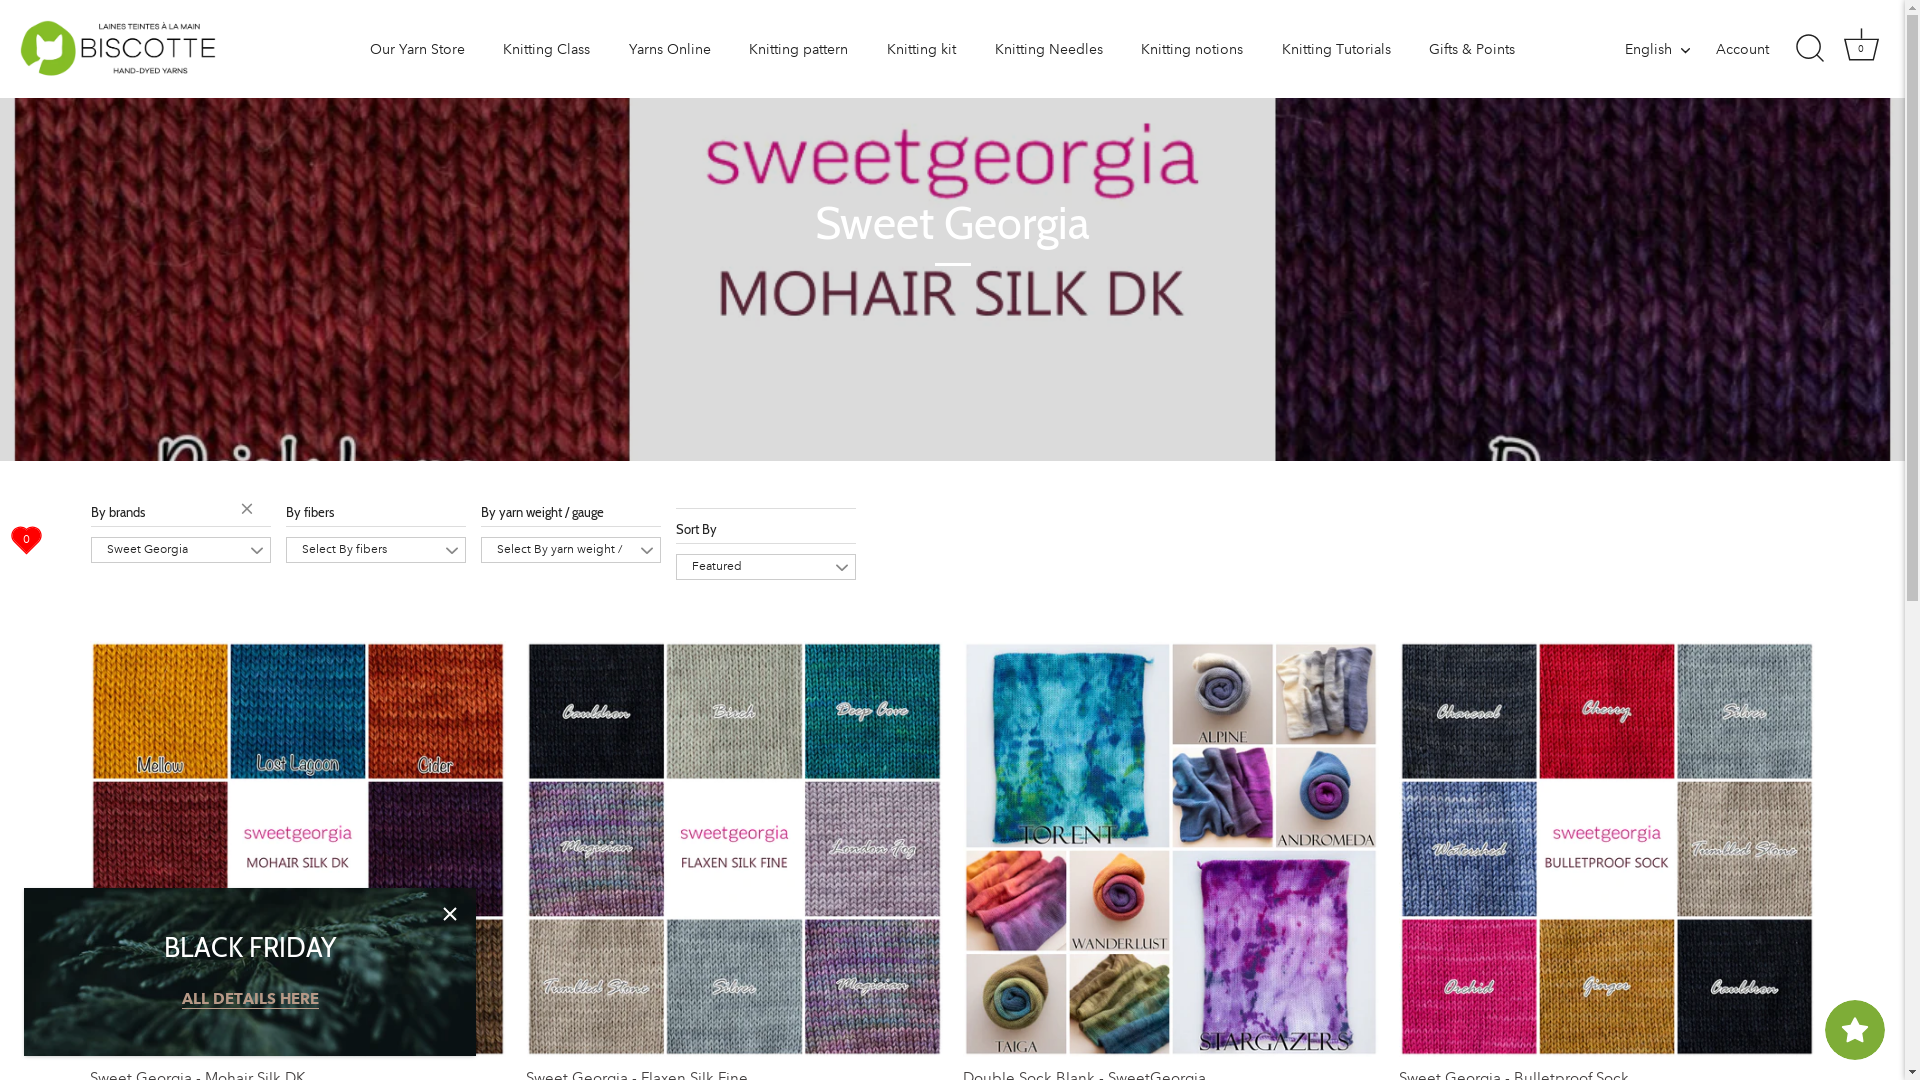 Image resolution: width=1920 pixels, height=1080 pixels. What do you see at coordinates (1853, 1029) in the screenshot?
I see `'Smile.io Rewards Program Launcher'` at bounding box center [1853, 1029].